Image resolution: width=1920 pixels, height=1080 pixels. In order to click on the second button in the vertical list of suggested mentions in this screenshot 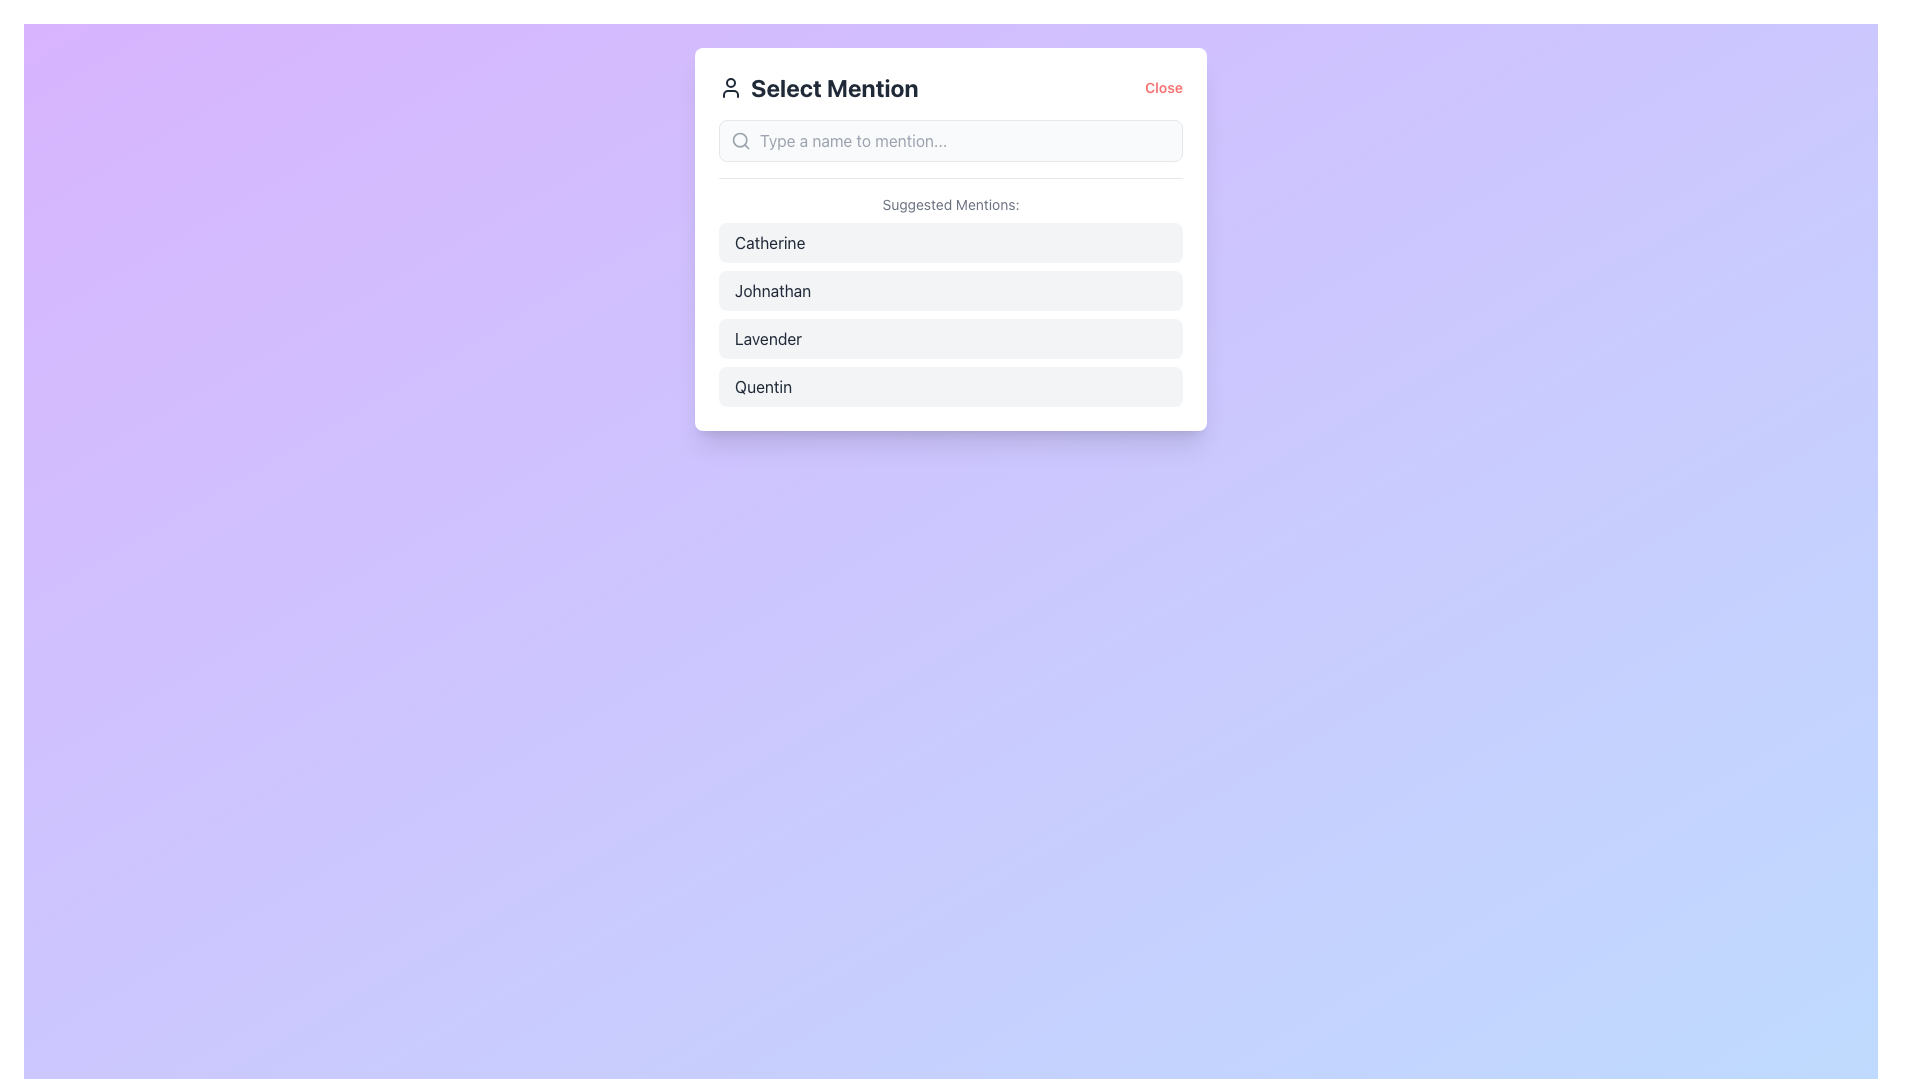, I will do `click(949, 292)`.